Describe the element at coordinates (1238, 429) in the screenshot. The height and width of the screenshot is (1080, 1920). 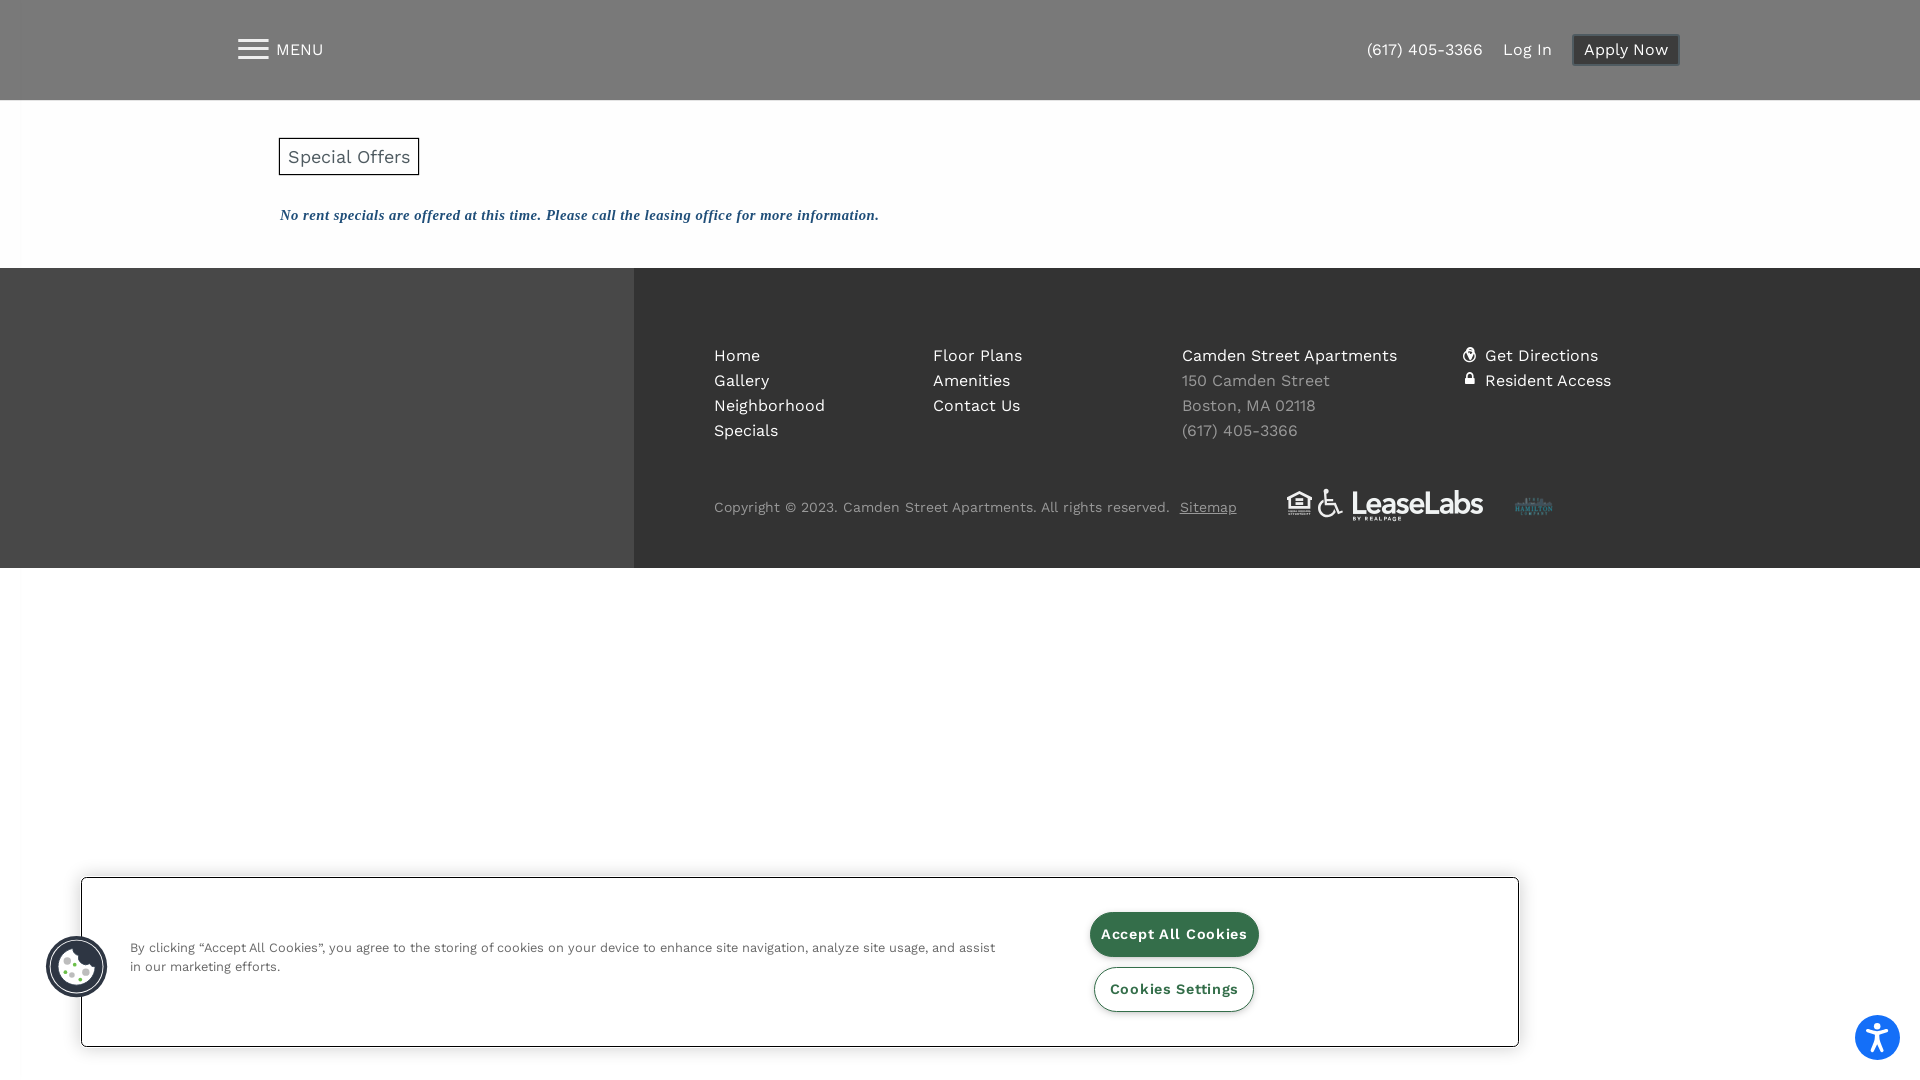
I see `'(617) 405-3366'` at that location.